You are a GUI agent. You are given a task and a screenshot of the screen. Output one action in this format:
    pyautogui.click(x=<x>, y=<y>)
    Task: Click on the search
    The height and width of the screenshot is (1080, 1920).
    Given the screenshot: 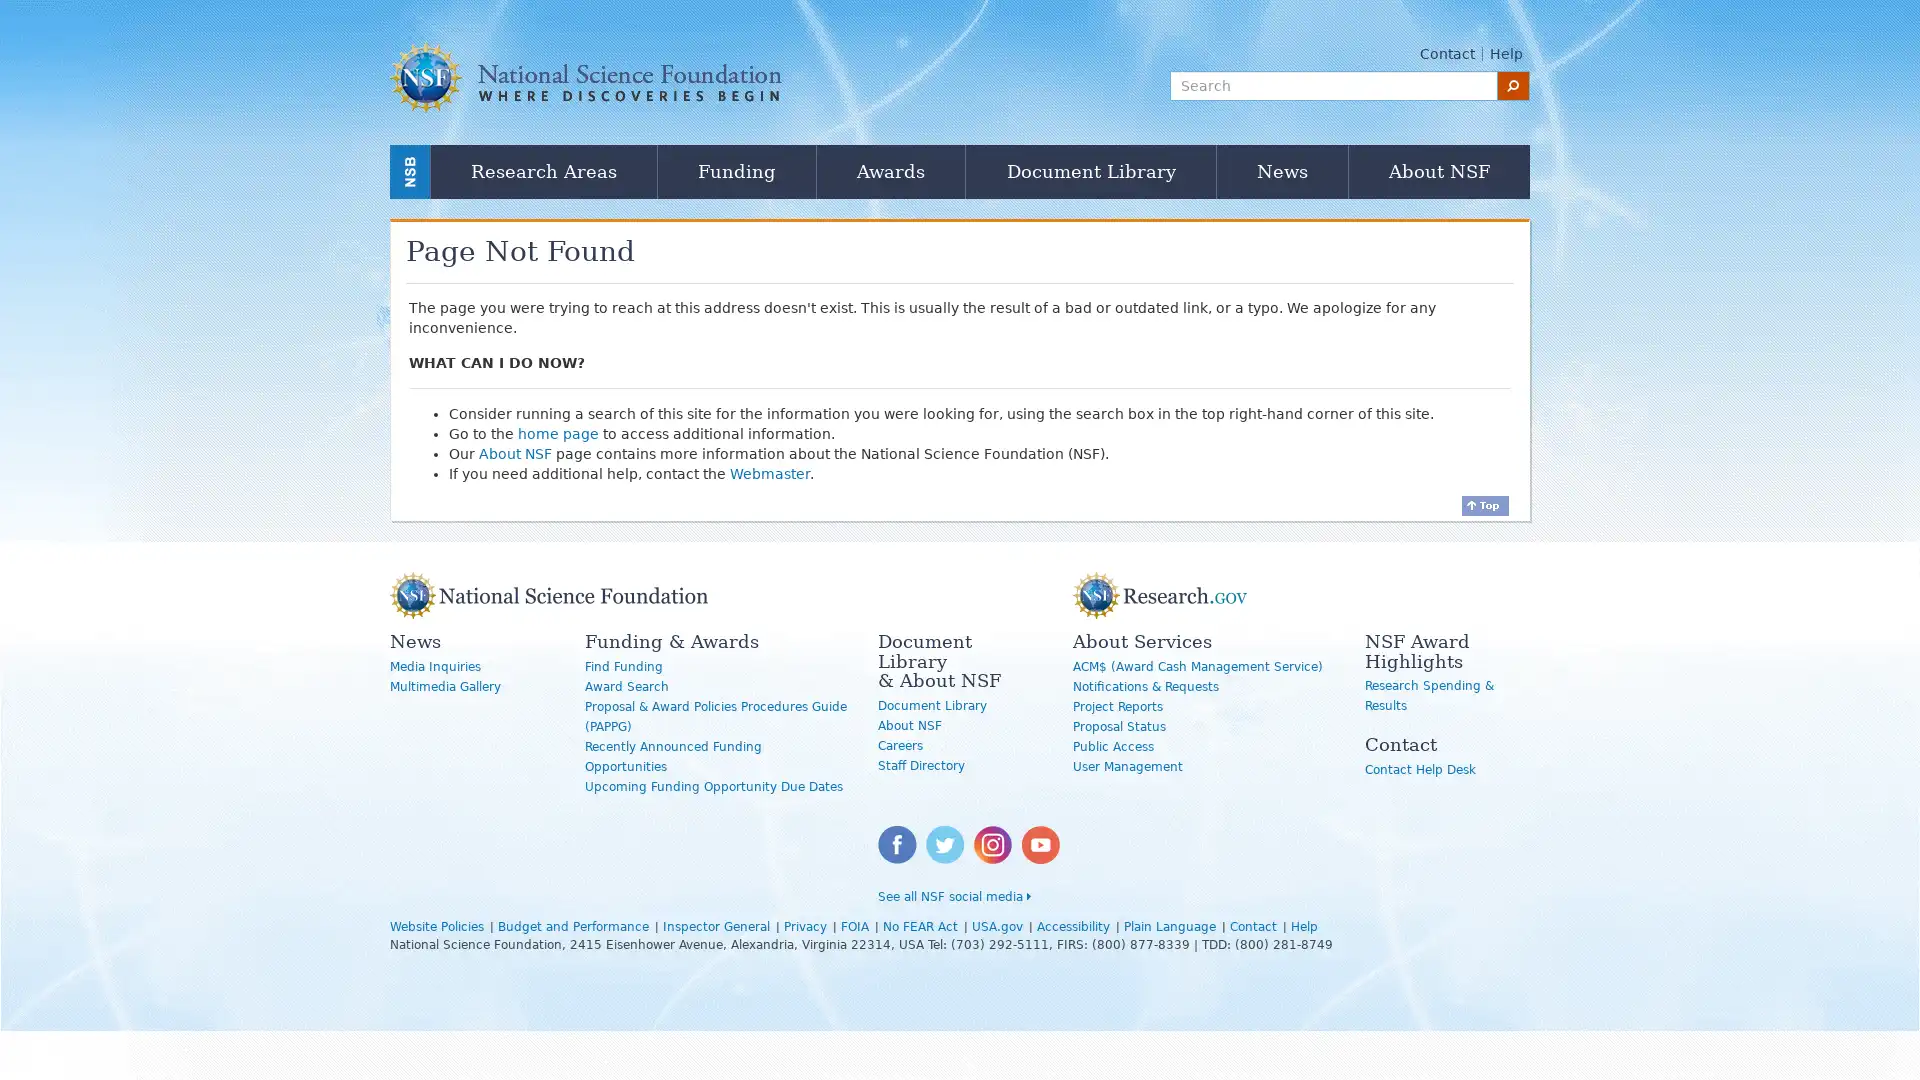 What is the action you would take?
    pyautogui.click(x=1513, y=84)
    